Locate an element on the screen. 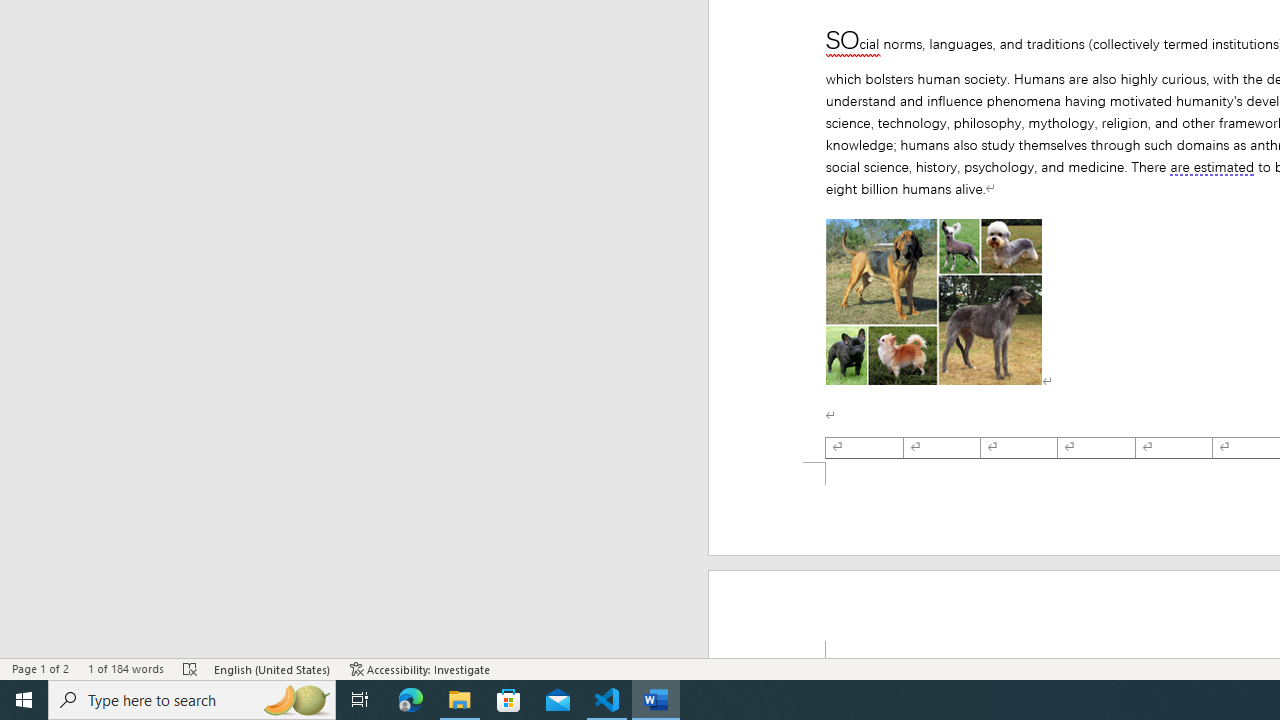 The height and width of the screenshot is (720, 1280). 'Page Number Page 1 of 2' is located at coordinates (40, 669).